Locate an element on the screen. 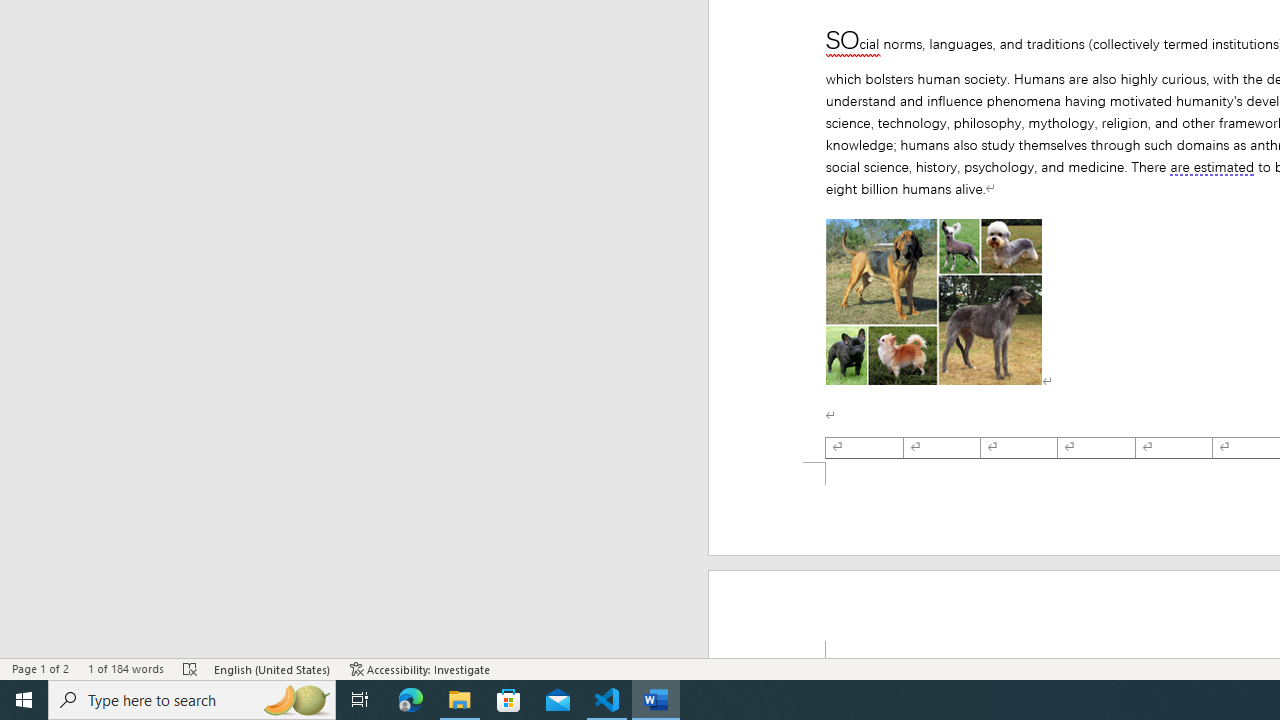 The height and width of the screenshot is (720, 1280). 'Page Number Page 1 of 2' is located at coordinates (40, 669).